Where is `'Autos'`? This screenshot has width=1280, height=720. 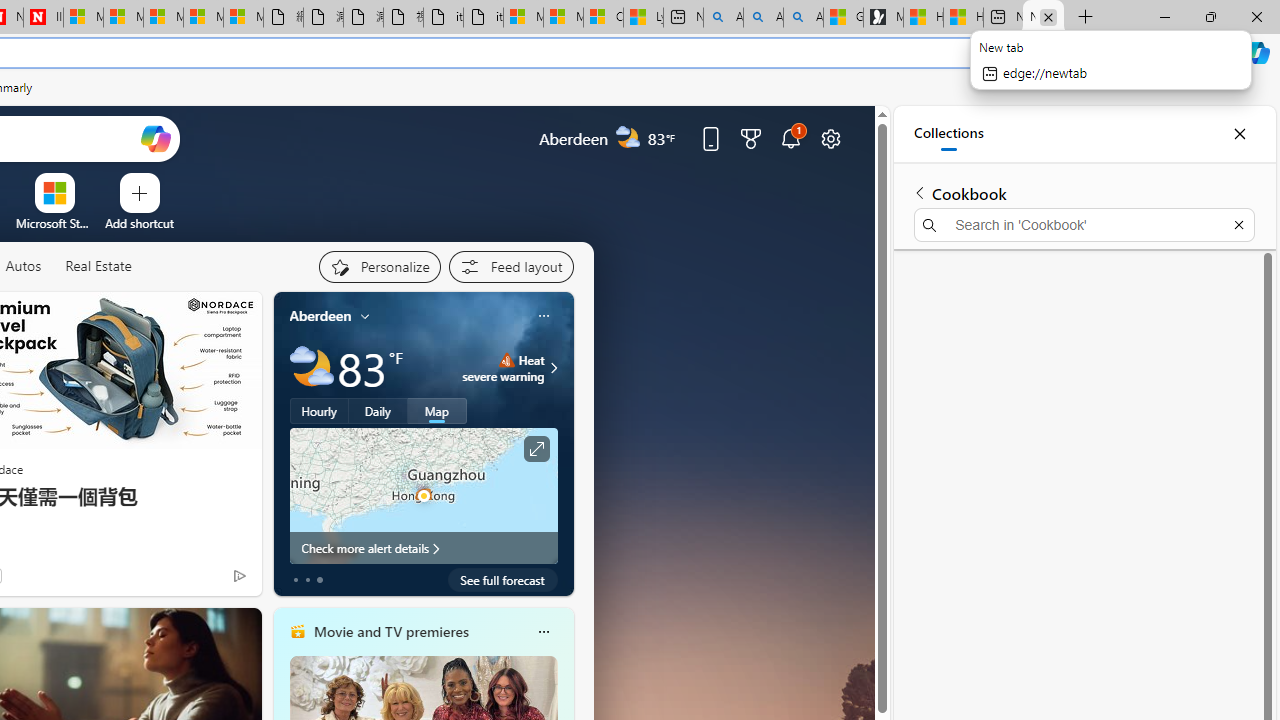 'Autos' is located at coordinates (23, 265).